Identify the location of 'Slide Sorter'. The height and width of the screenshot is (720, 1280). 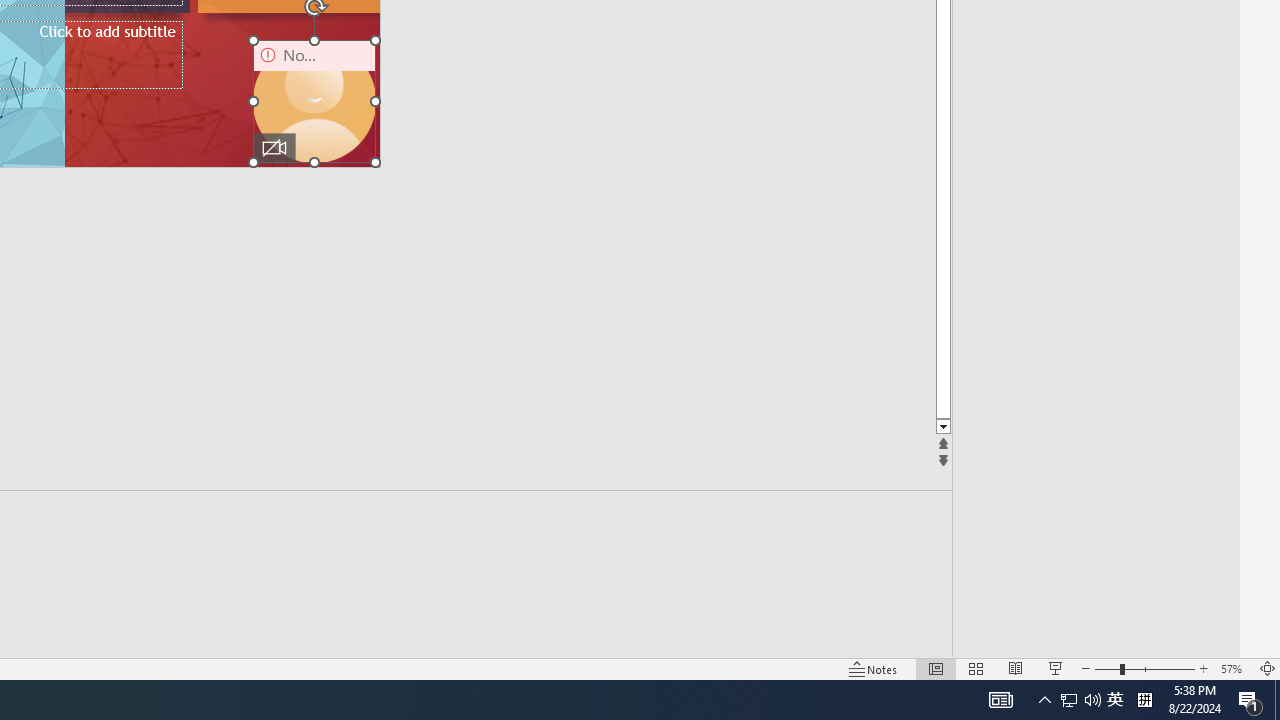
(976, 669).